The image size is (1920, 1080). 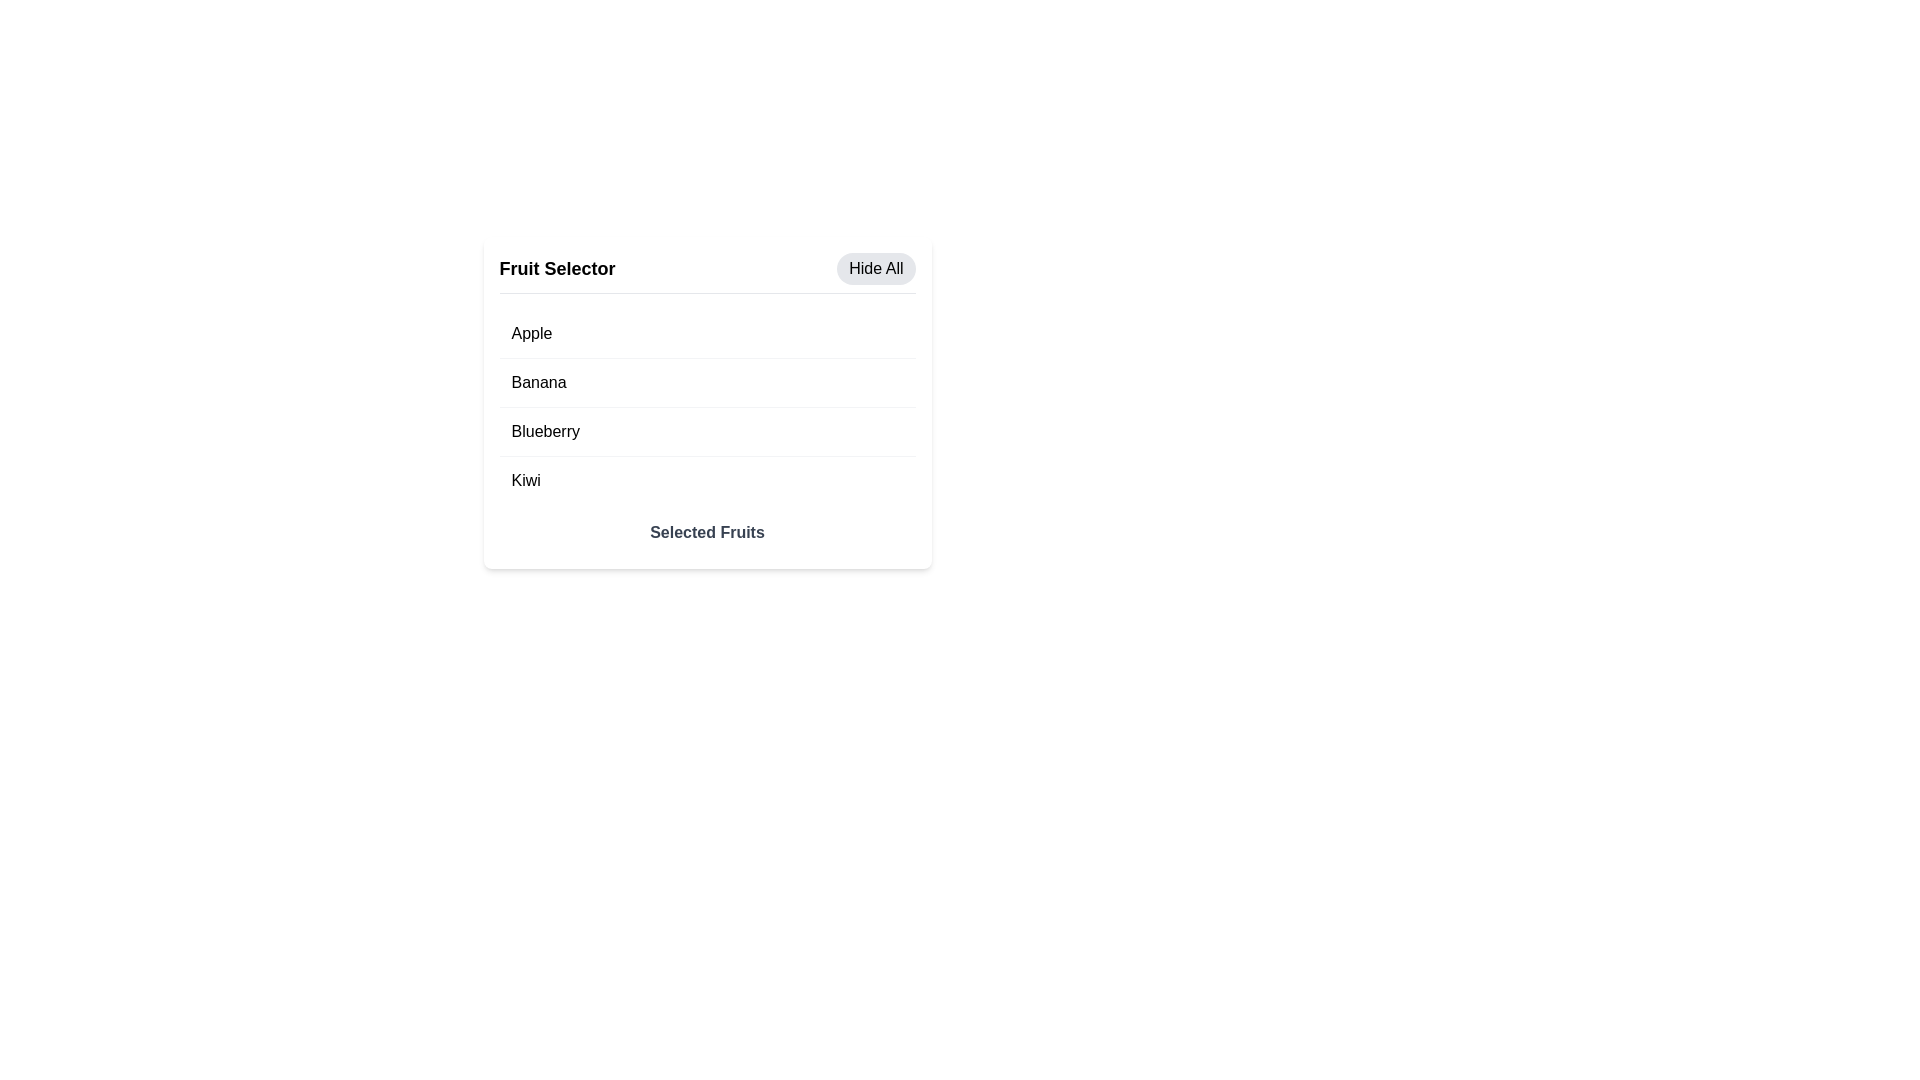 What do you see at coordinates (557, 268) in the screenshot?
I see `the text label displaying 'Fruit Selector', which is styled in bold and larger font size, located at the top-left corner of the interface` at bounding box center [557, 268].